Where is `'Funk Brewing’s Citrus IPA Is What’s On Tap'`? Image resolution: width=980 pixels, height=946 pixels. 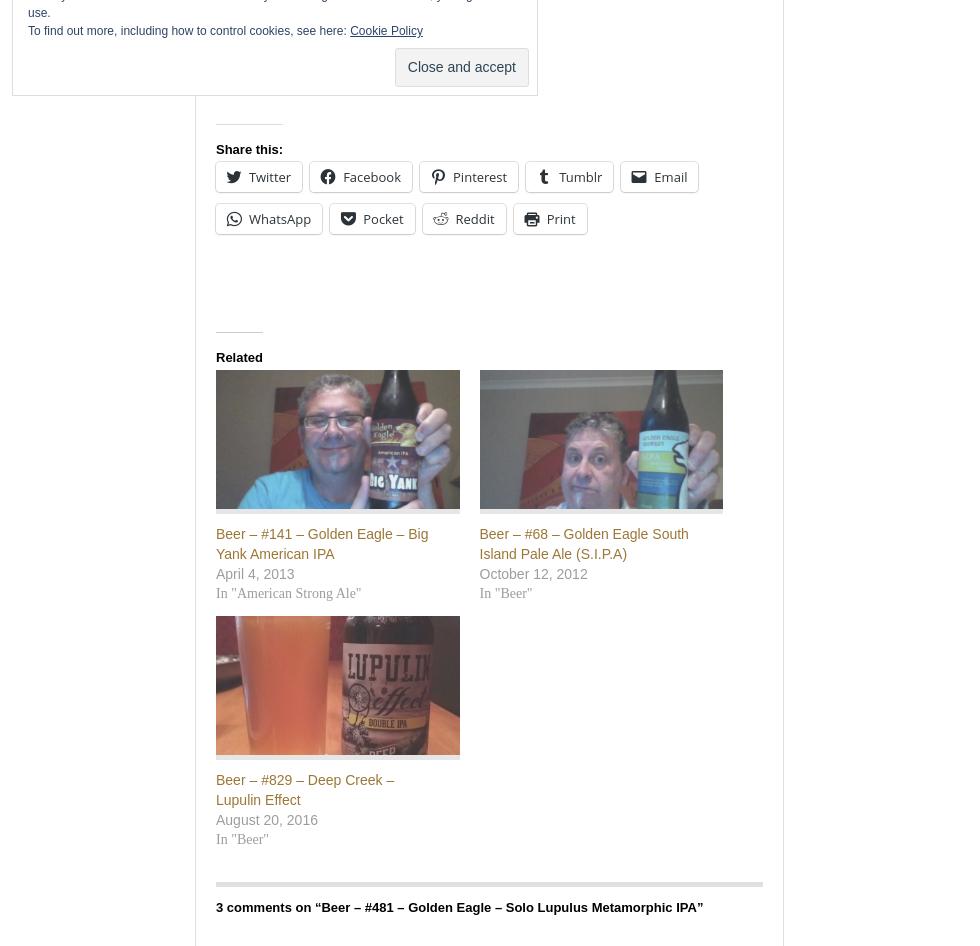 'Funk Brewing’s Citrus IPA Is What’s On Tap' is located at coordinates (411, 49).